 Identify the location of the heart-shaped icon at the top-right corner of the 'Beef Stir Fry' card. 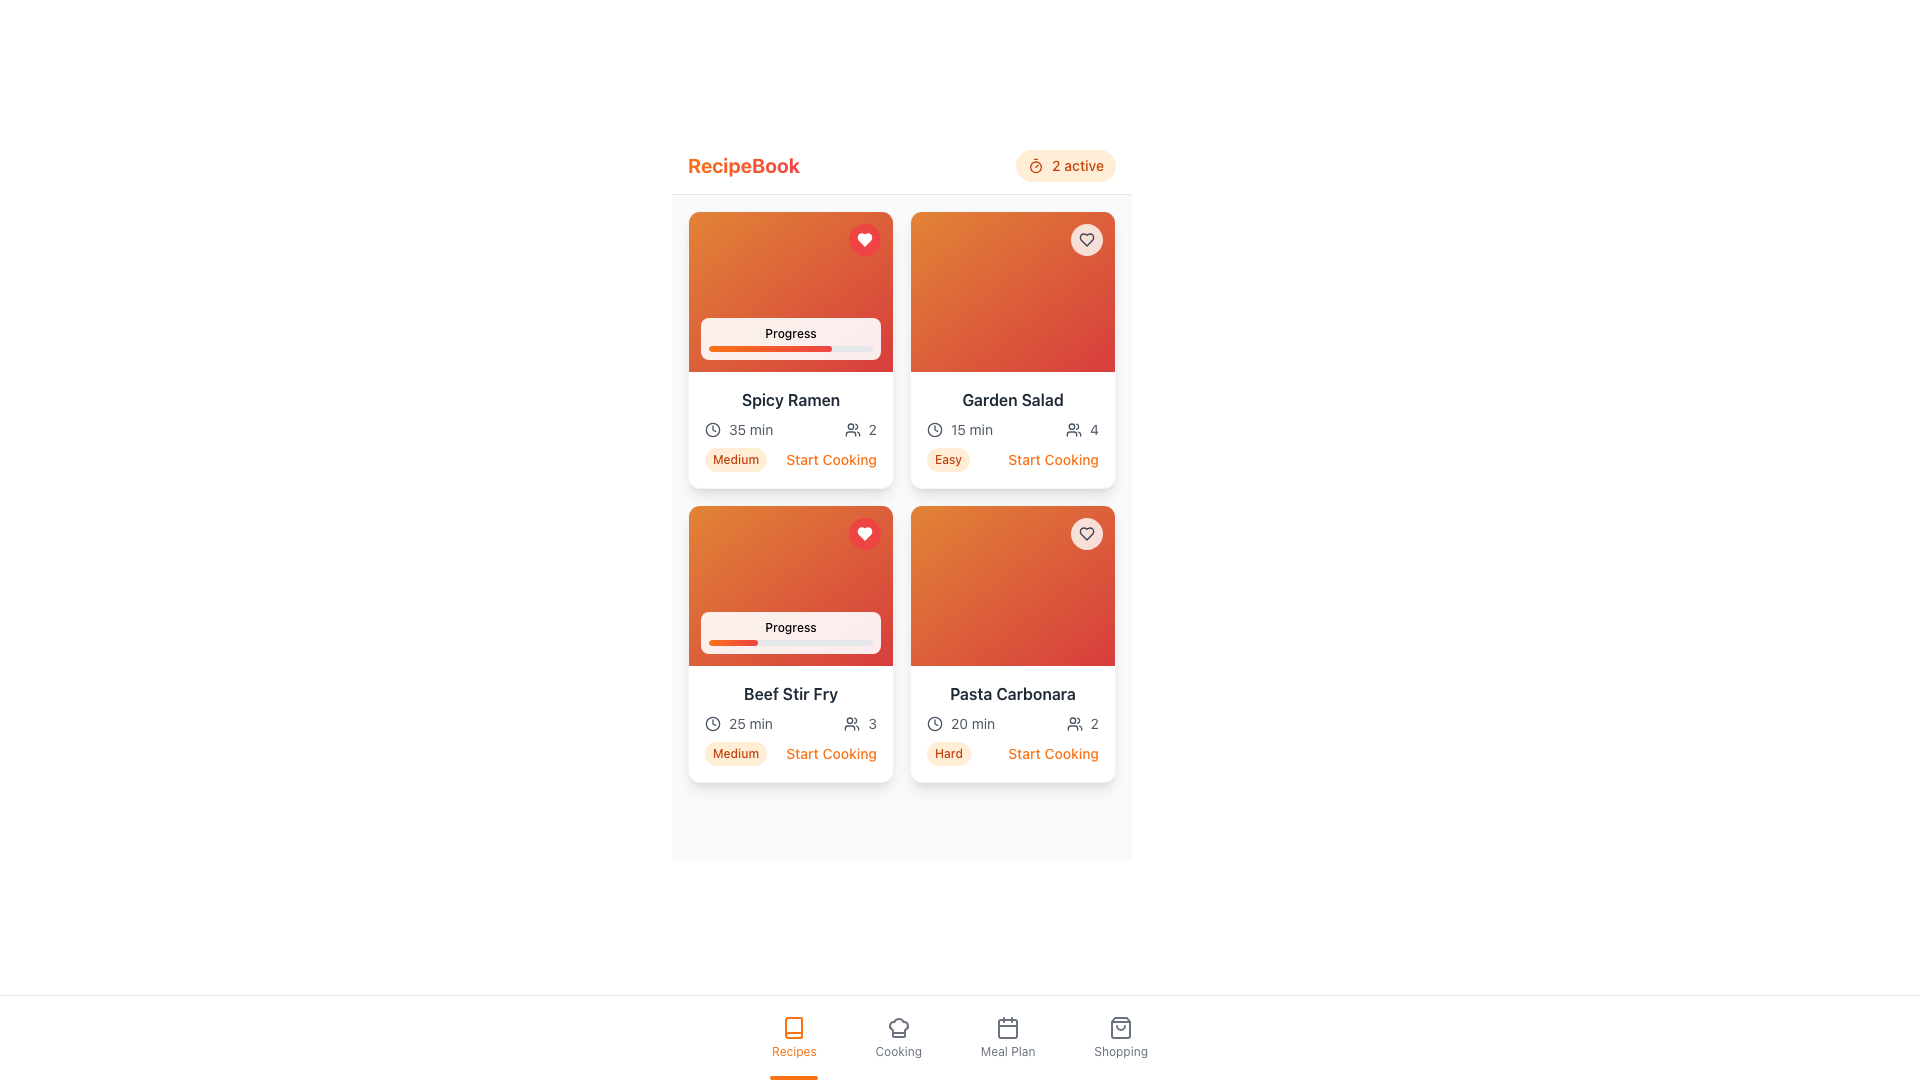
(864, 532).